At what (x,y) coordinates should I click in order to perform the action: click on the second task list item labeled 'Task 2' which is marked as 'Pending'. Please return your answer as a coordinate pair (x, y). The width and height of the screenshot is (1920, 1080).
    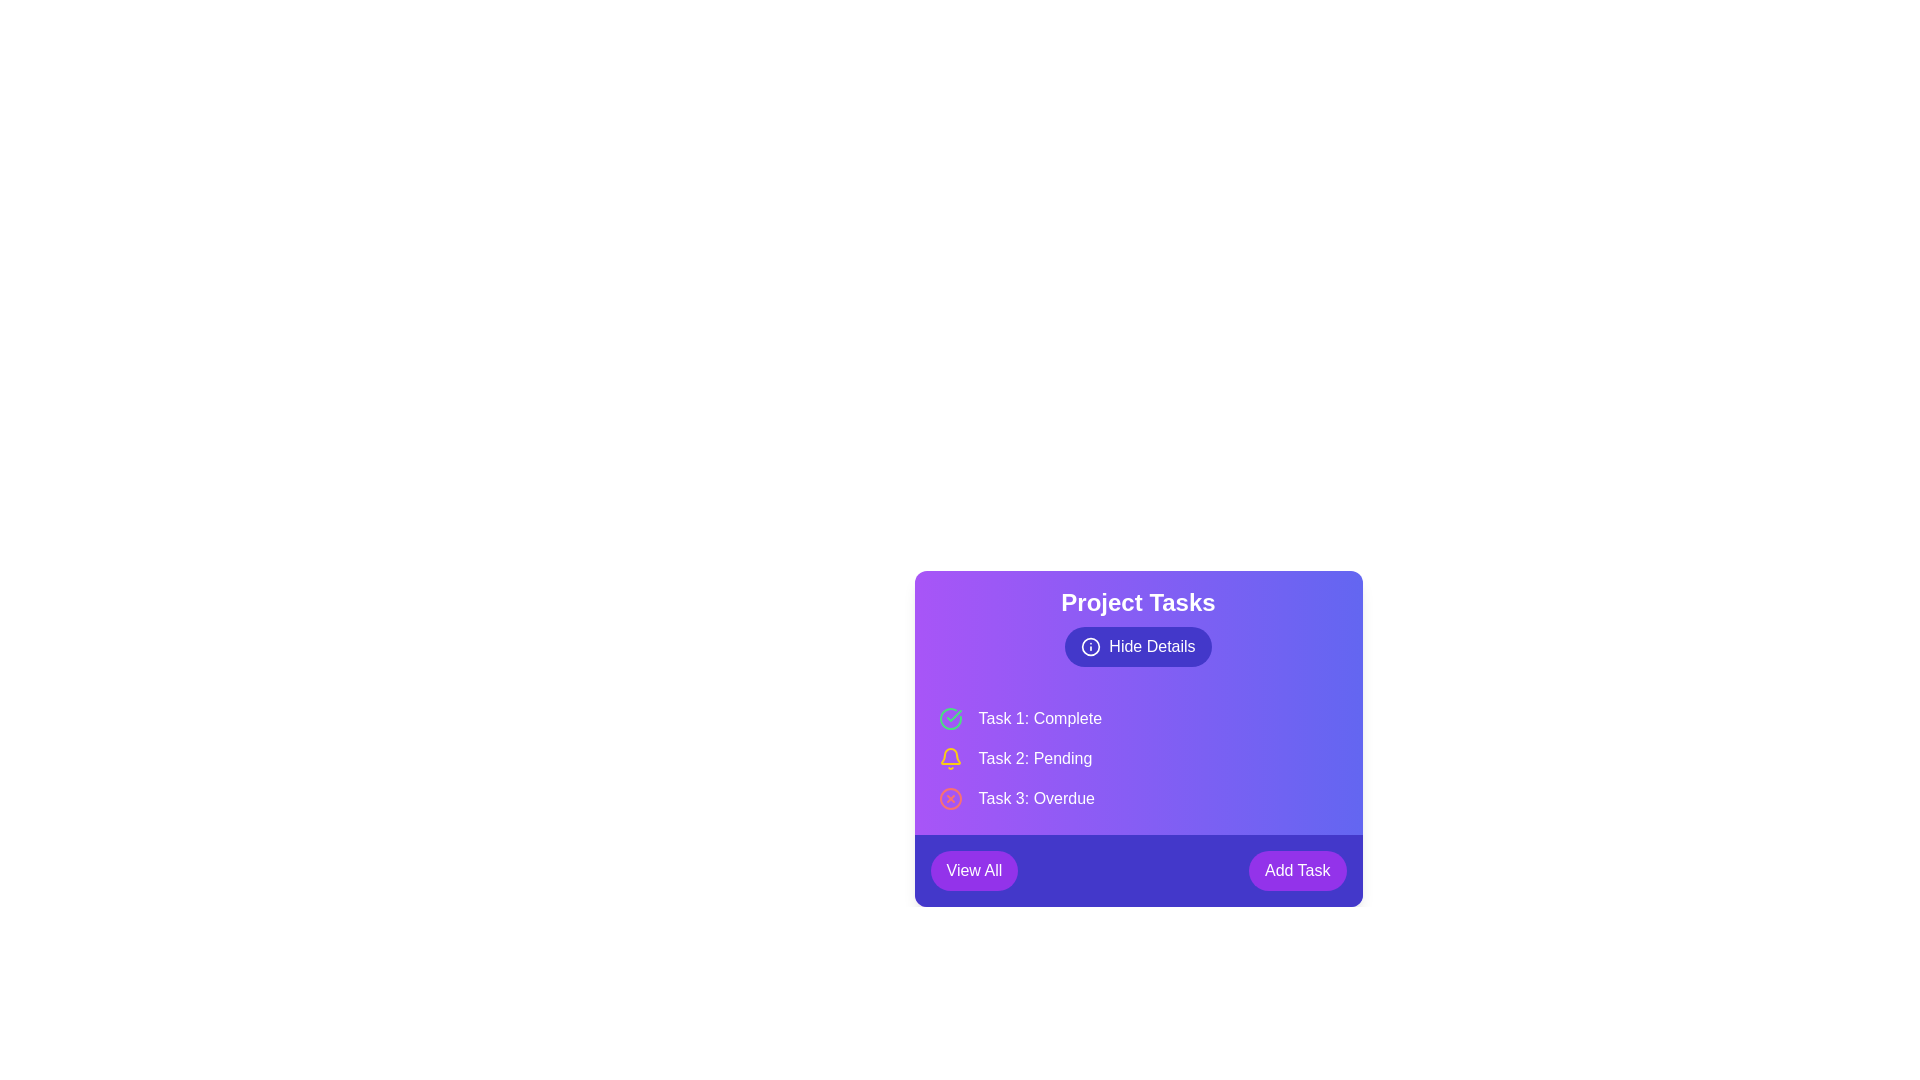
    Looking at the image, I should click on (1138, 759).